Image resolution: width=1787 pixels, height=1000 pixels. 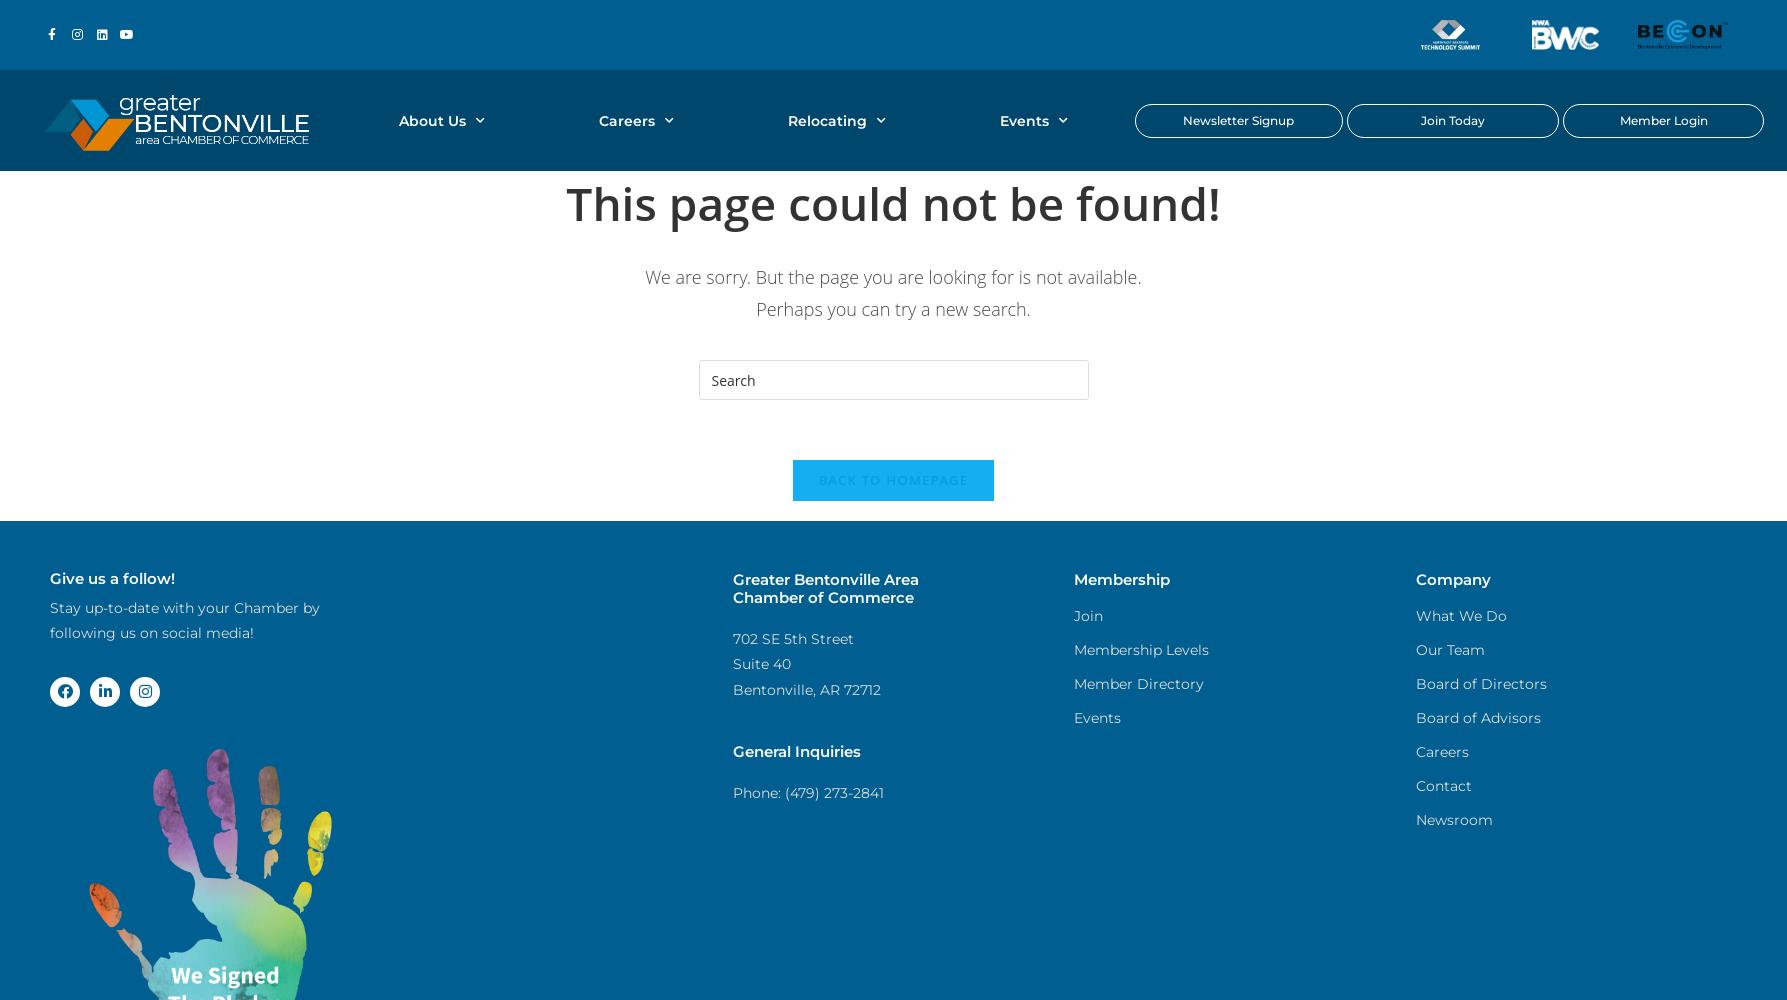 What do you see at coordinates (432, 119) in the screenshot?
I see `'About Us'` at bounding box center [432, 119].